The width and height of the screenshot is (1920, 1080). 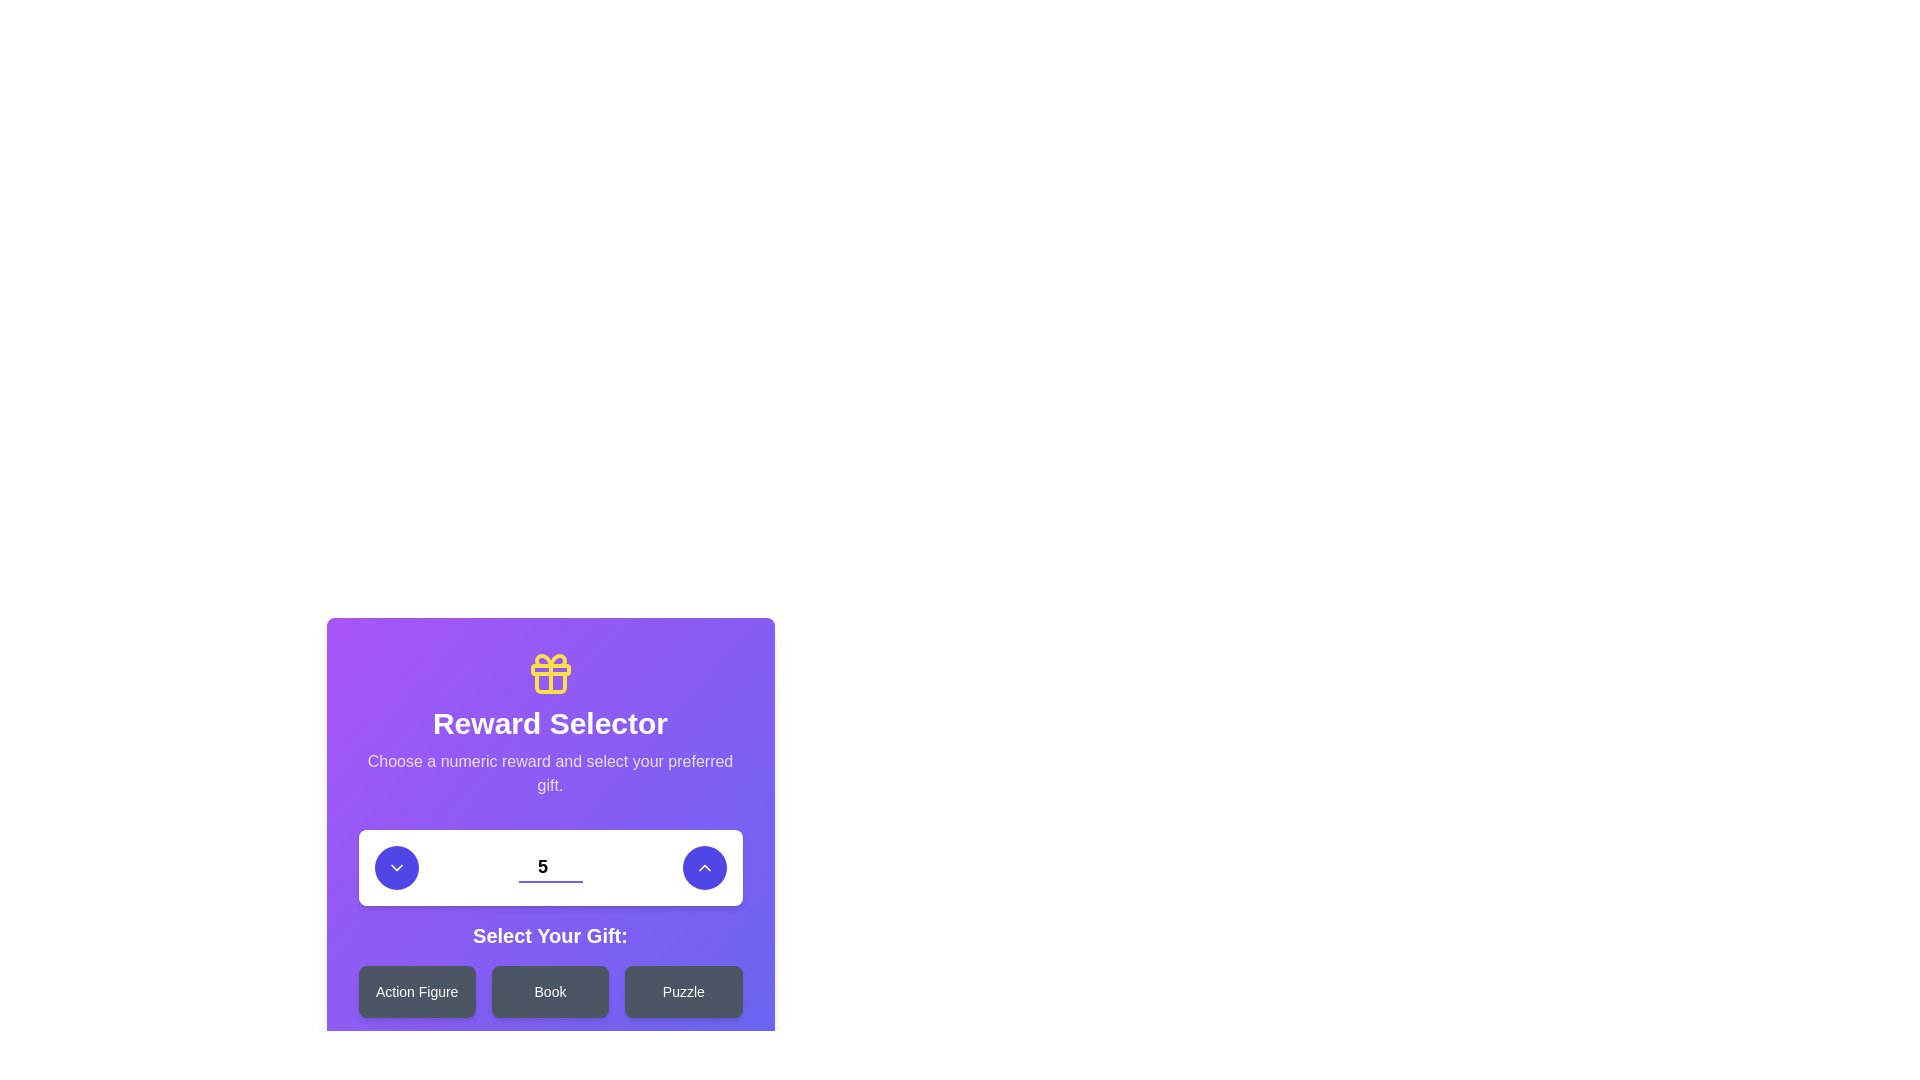 I want to click on the gift or reward icon located at the top of the 'Reward Selector' card component, centered horizontally above the main title text, so click(x=550, y=674).